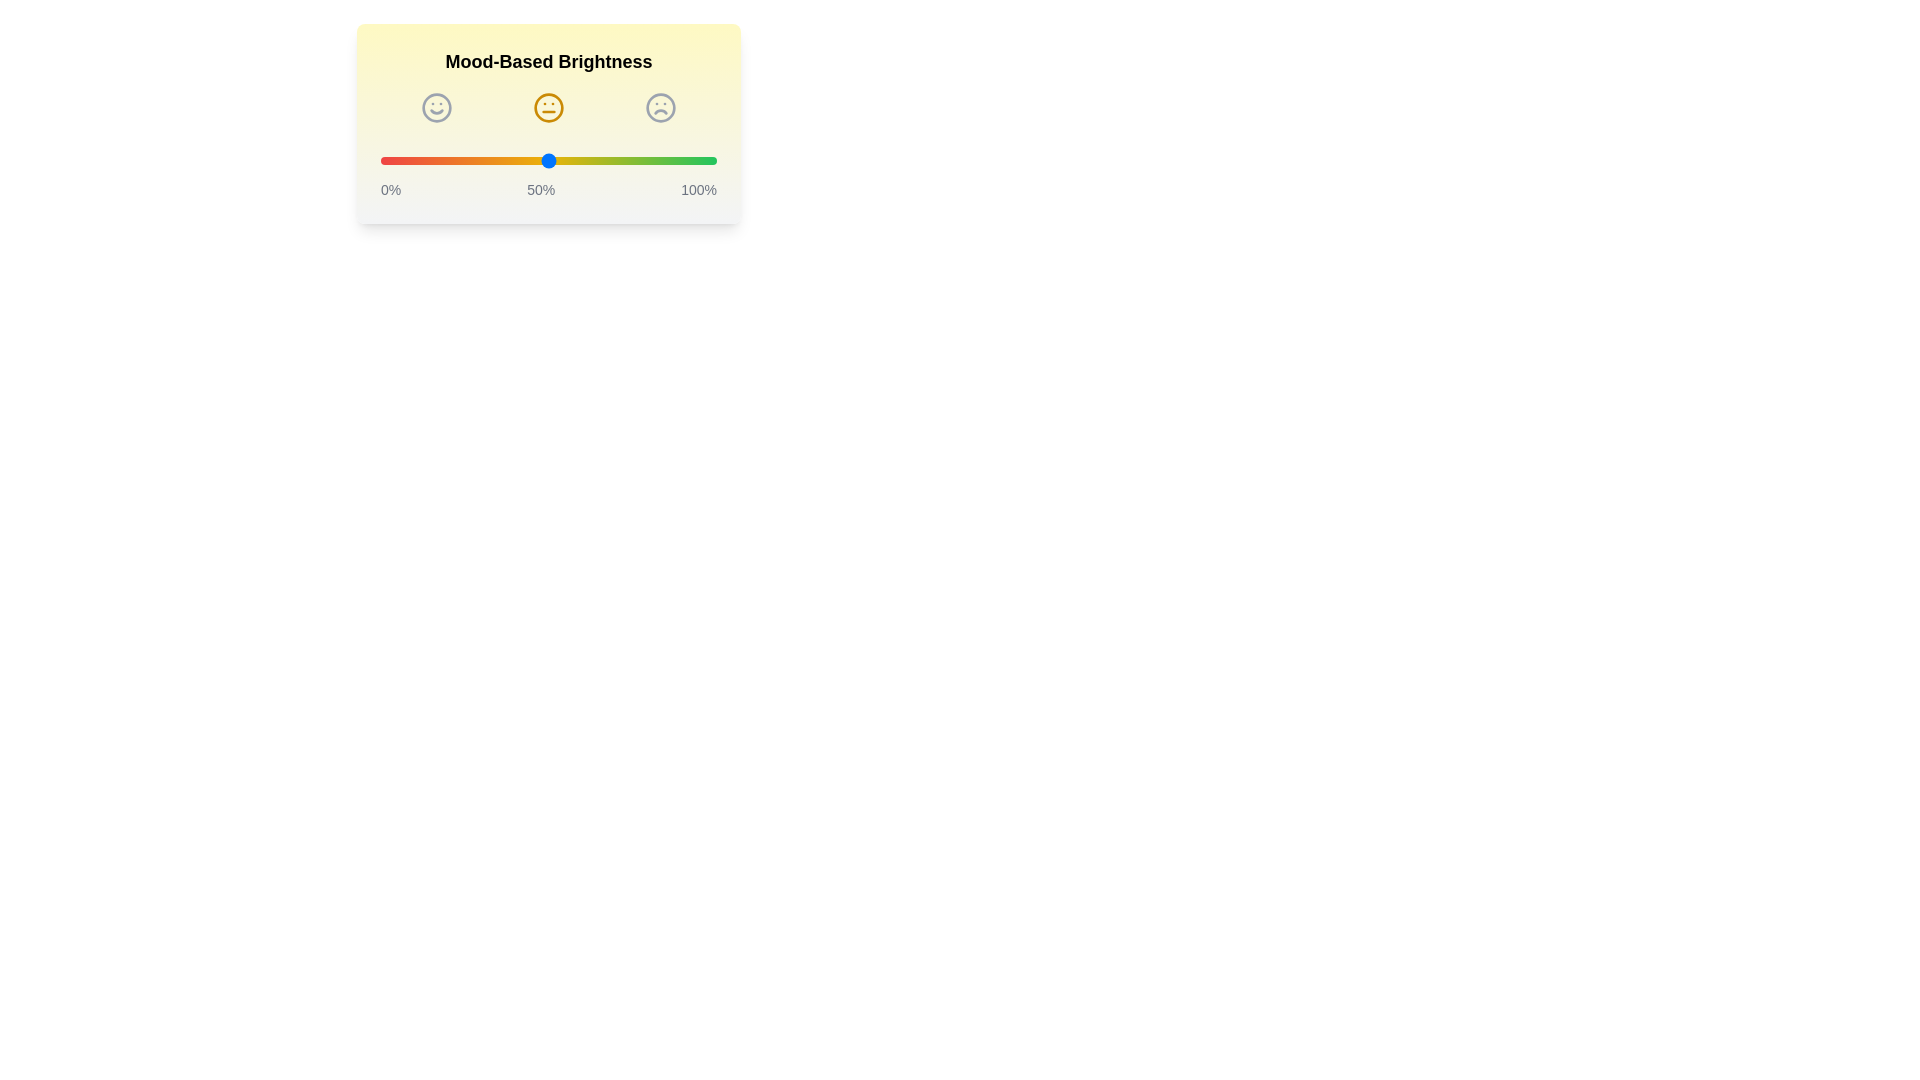 The height and width of the screenshot is (1080, 1920). Describe the element at coordinates (430, 160) in the screenshot. I see `the brightness slider to 15% to observe the mood icon change` at that location.